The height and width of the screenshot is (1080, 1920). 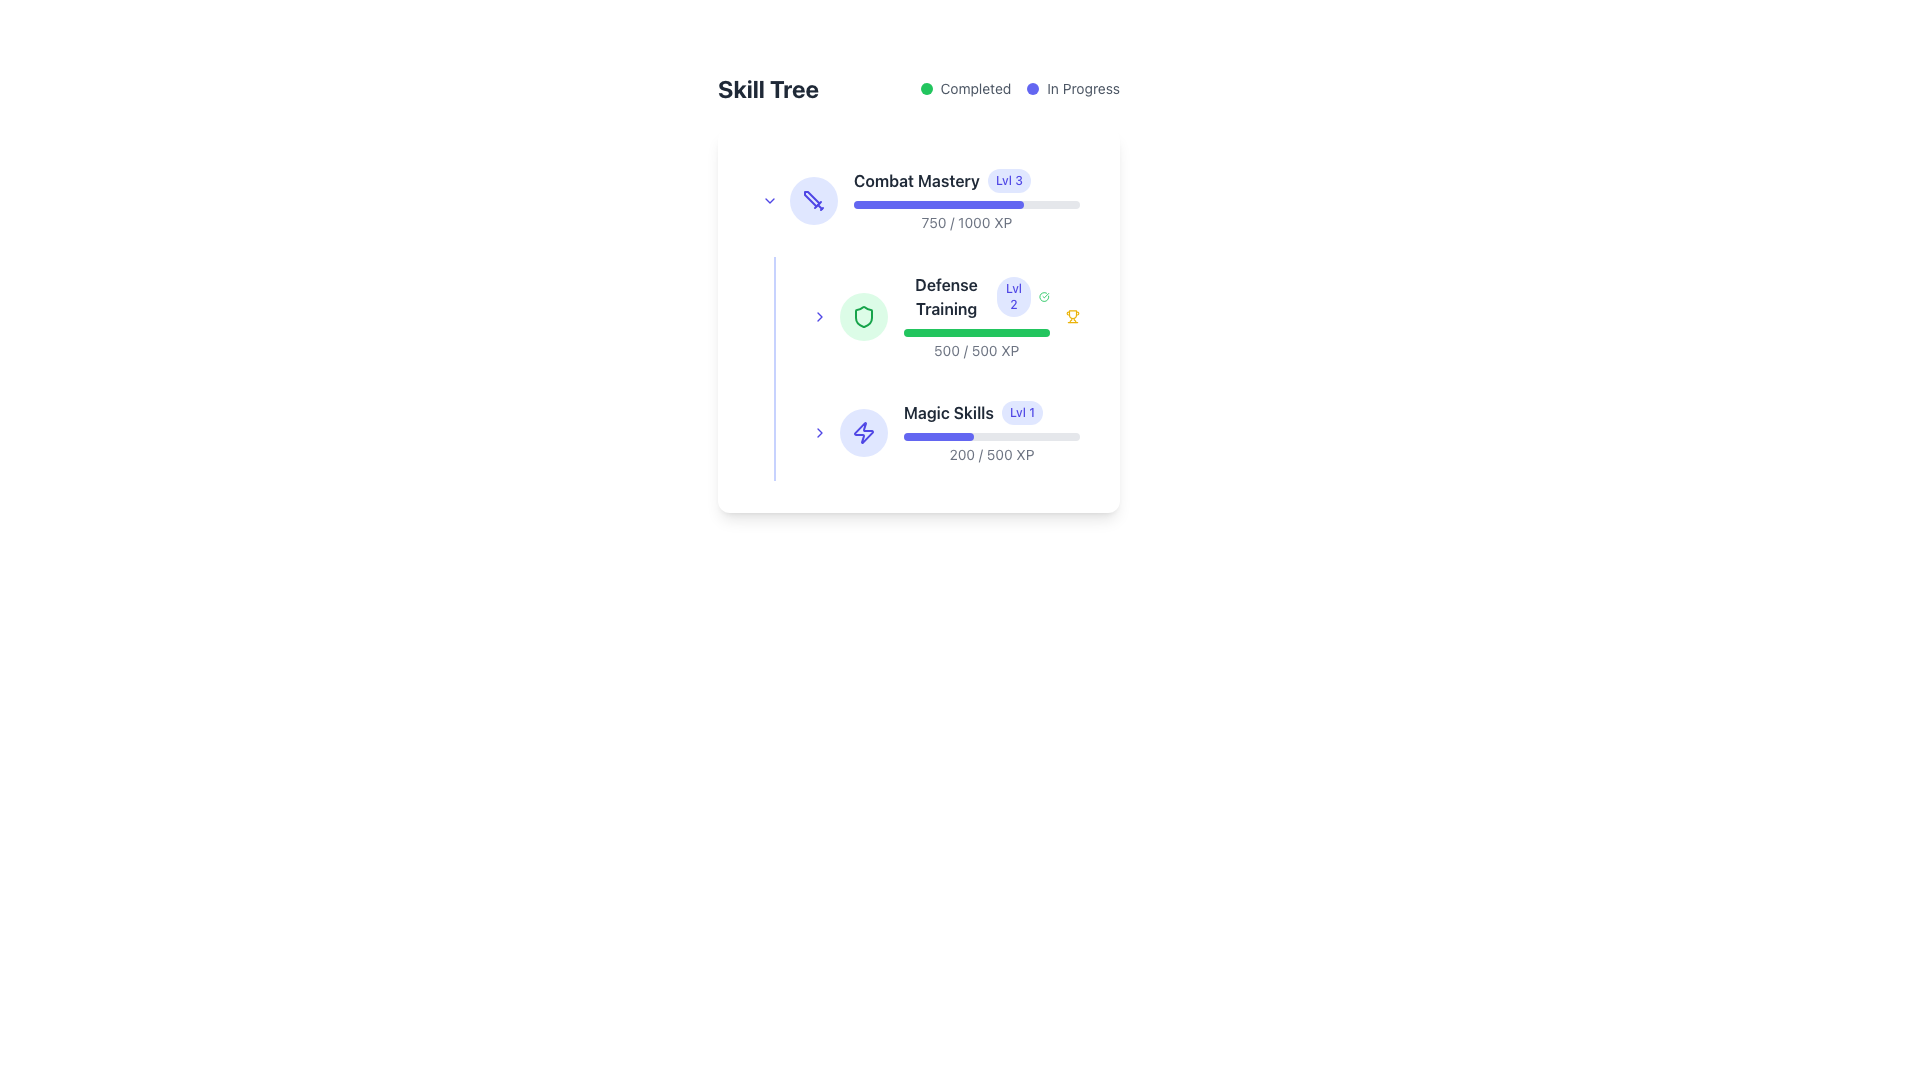 I want to click on the Text Component displaying '500 / 500 XP' located under the progress bar in the 'Defense Training' section of the skill tree card, so click(x=976, y=350).